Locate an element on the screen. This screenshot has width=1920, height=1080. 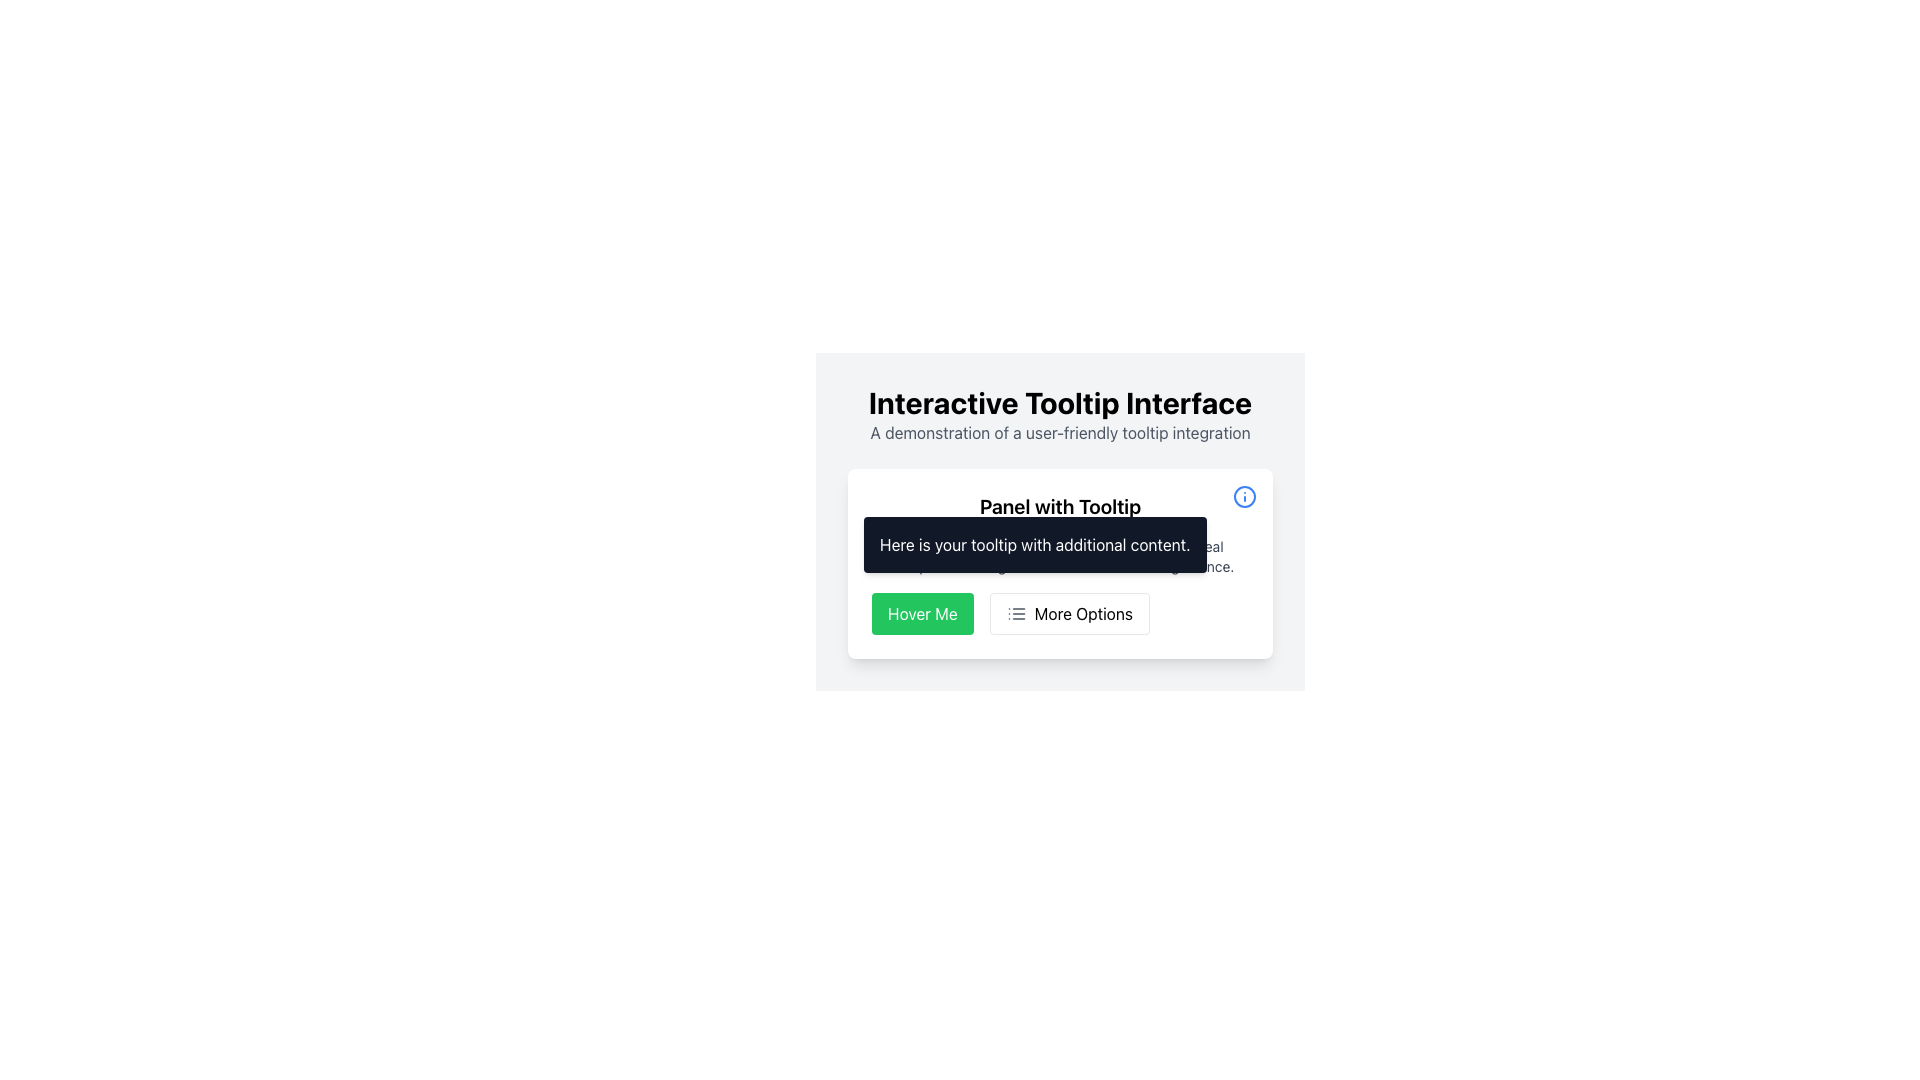
the information icon located in the top-right corner of the 'Panel with Tooltip' is located at coordinates (1243, 496).